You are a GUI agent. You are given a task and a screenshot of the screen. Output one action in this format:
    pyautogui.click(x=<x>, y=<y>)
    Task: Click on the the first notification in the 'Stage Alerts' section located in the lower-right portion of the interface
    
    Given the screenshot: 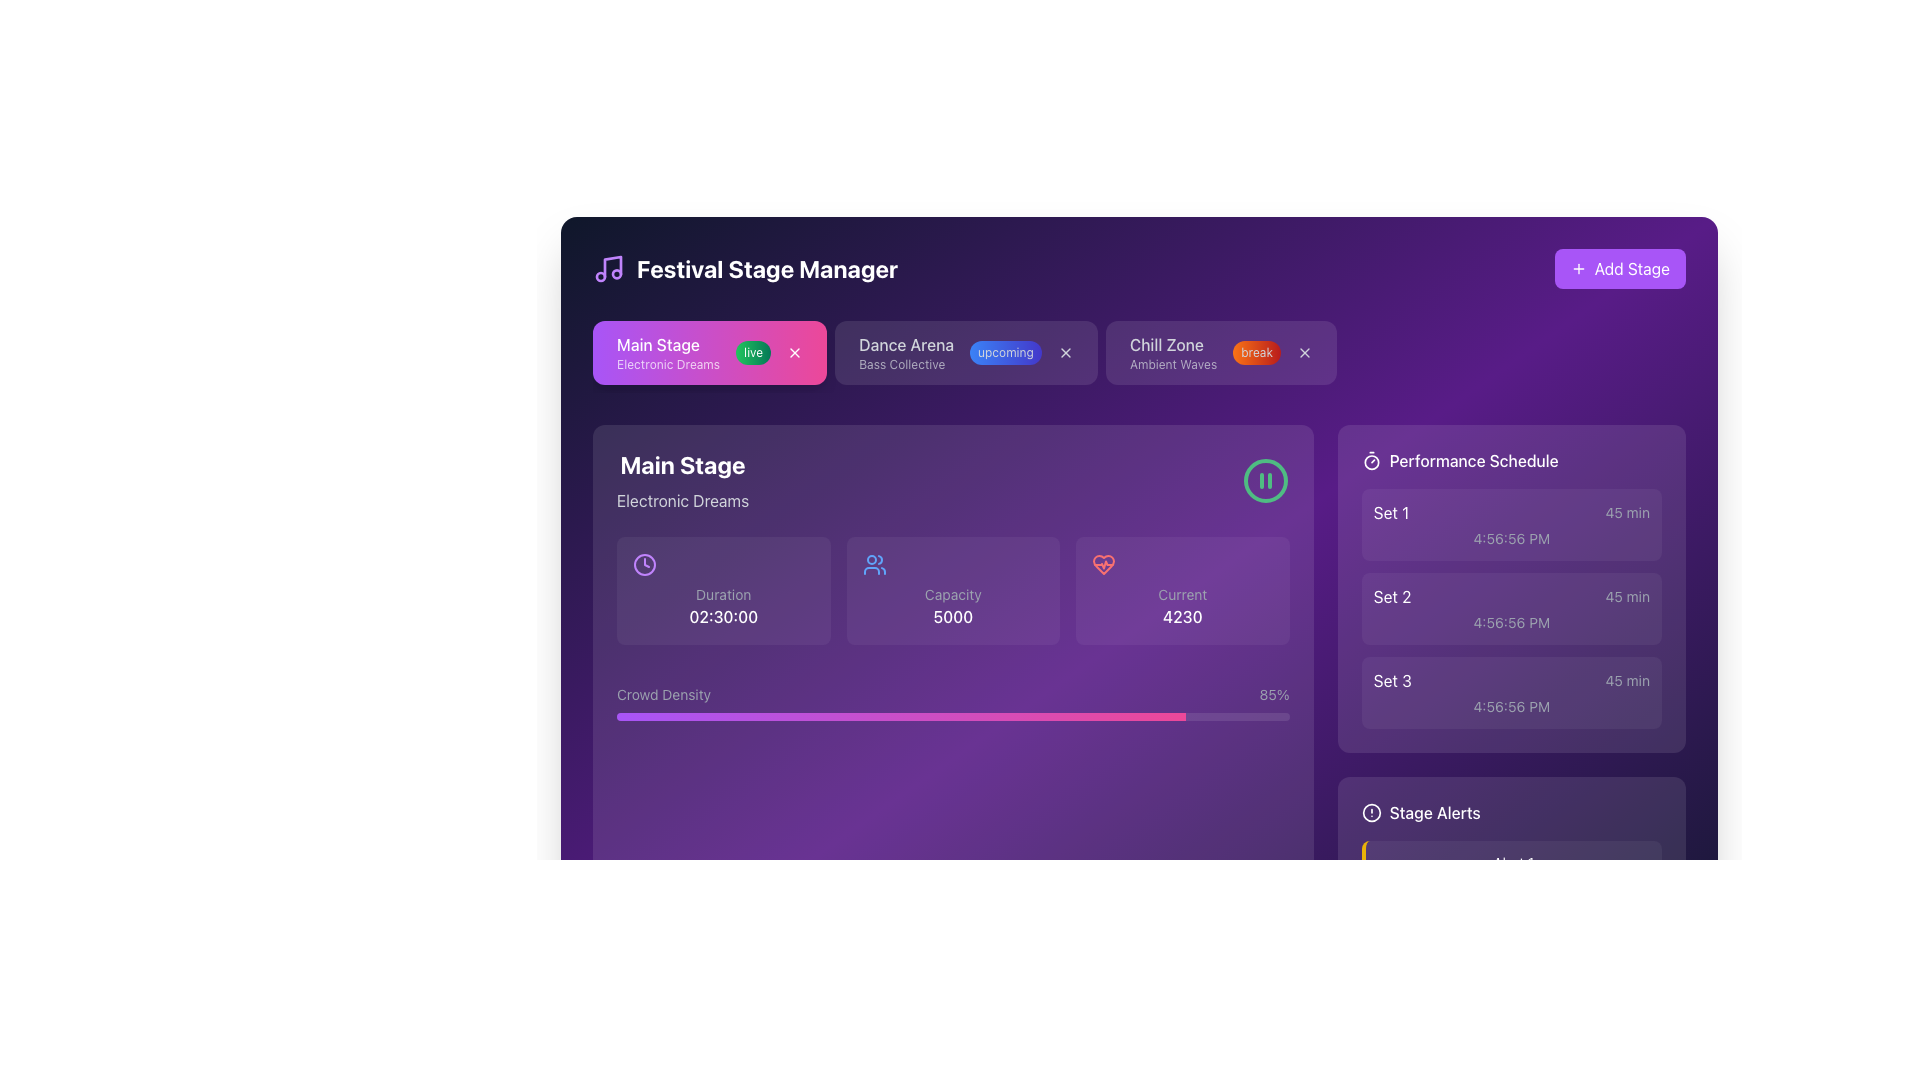 What is the action you would take?
    pyautogui.click(x=1511, y=871)
    